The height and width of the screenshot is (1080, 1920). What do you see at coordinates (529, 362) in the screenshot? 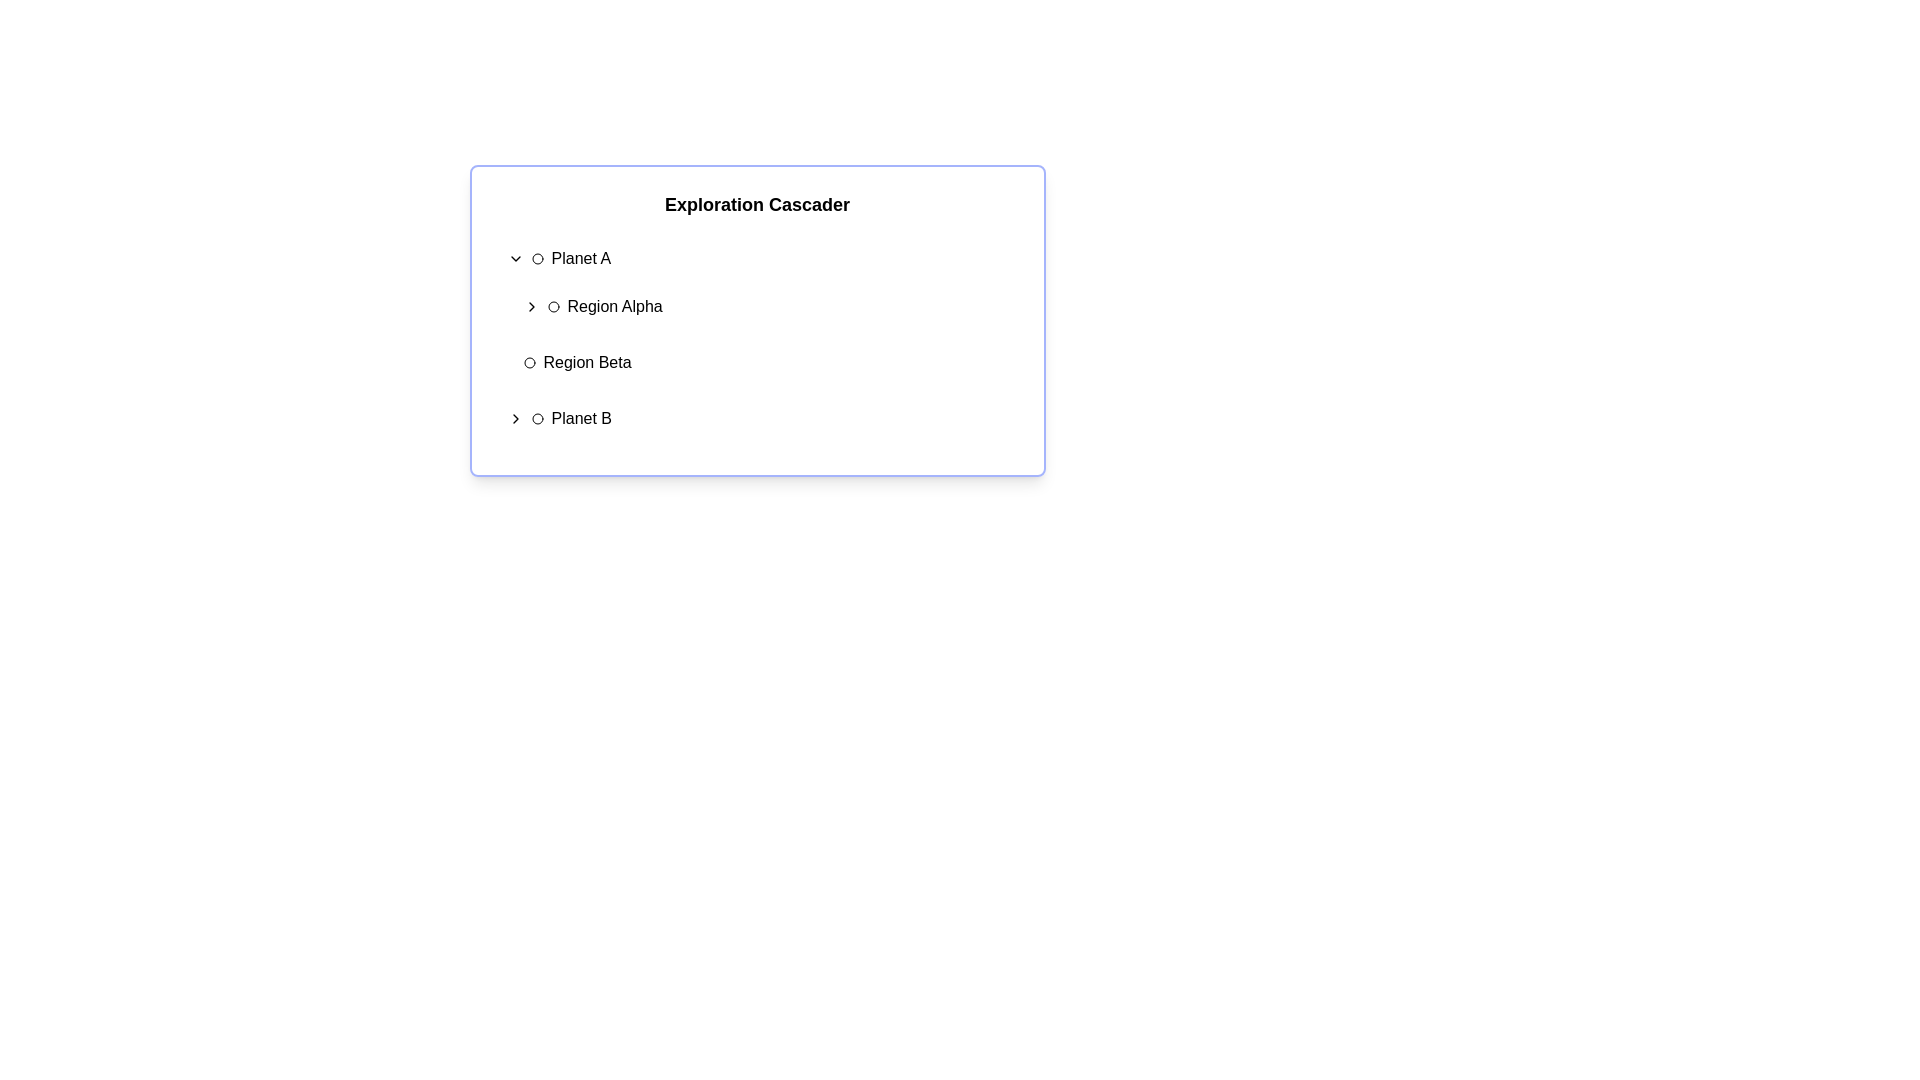
I see `the SVG Circle that serves as a visual marker for the 'Region Beta' entry in the hierarchical interface titled 'Exploration Cascader'` at bounding box center [529, 362].